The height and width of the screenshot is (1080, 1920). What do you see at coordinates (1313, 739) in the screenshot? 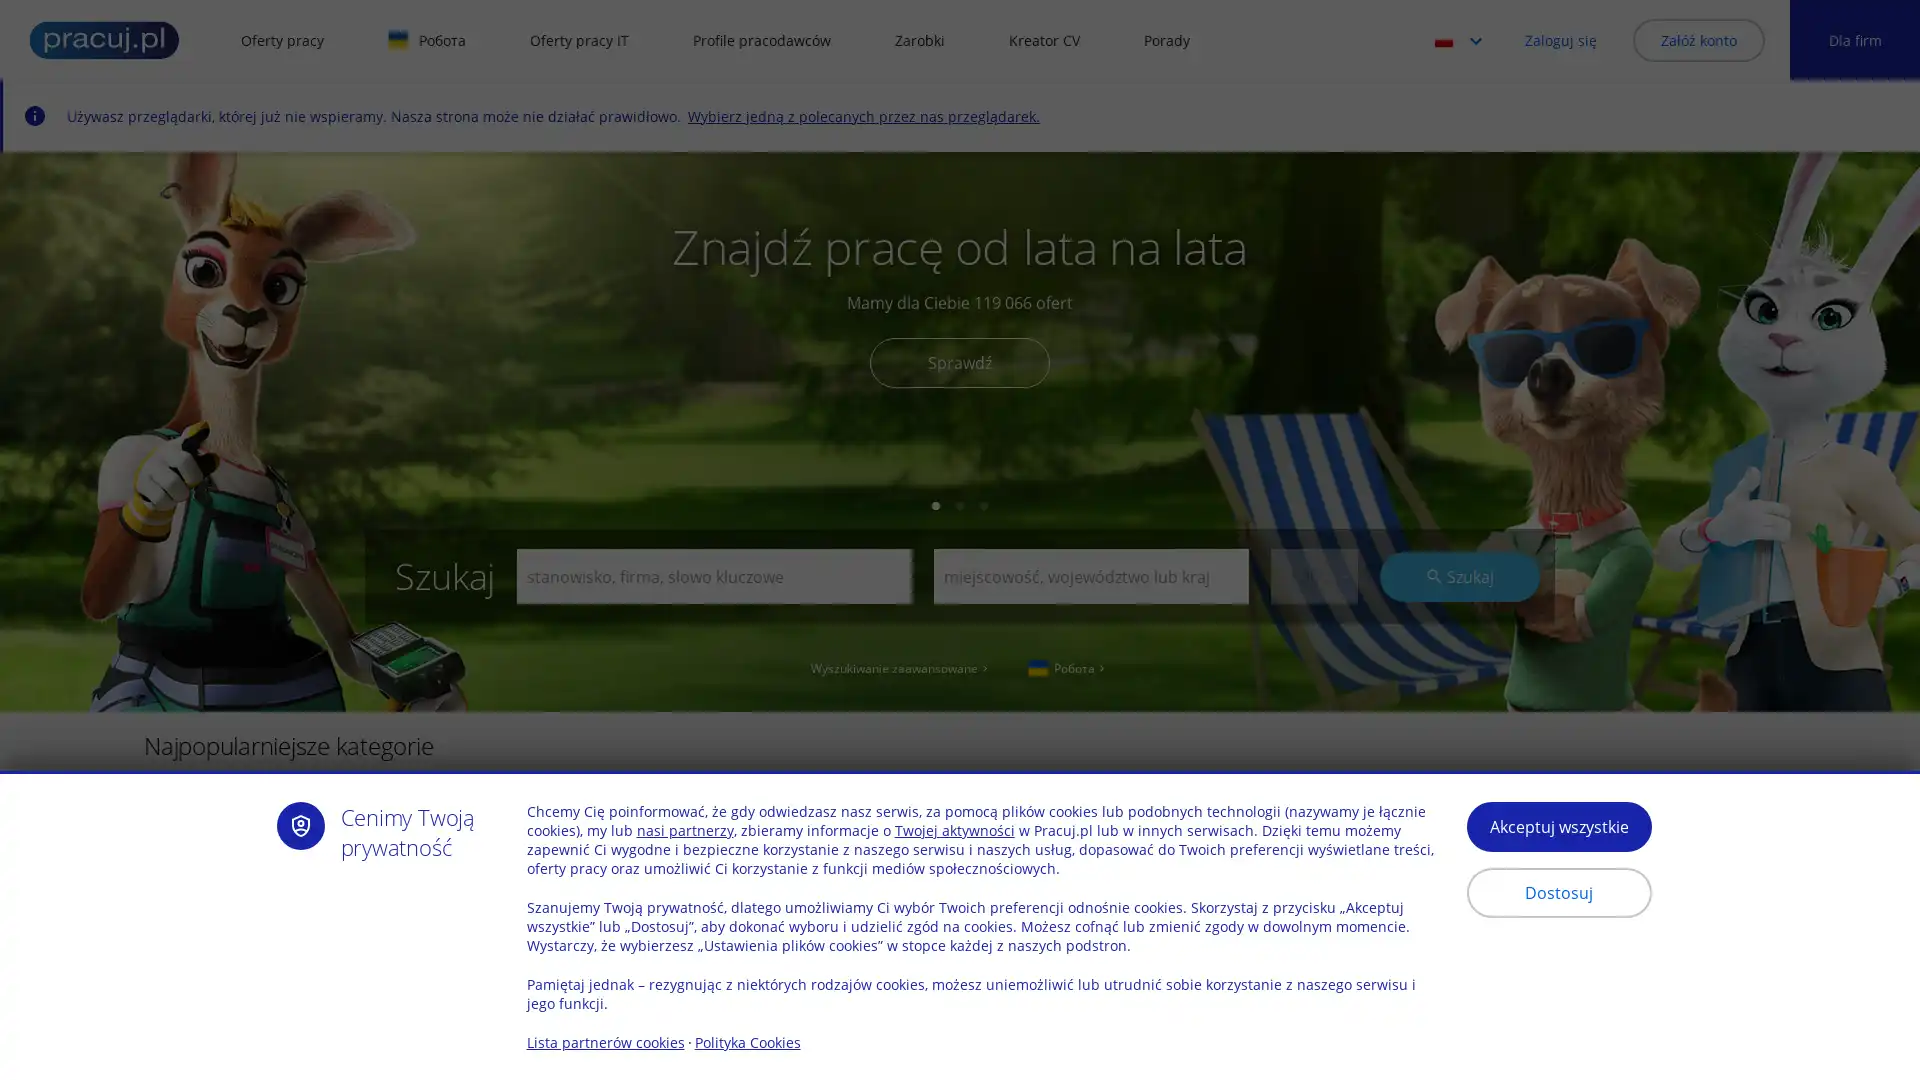
I see `+ 20 km` at bounding box center [1313, 739].